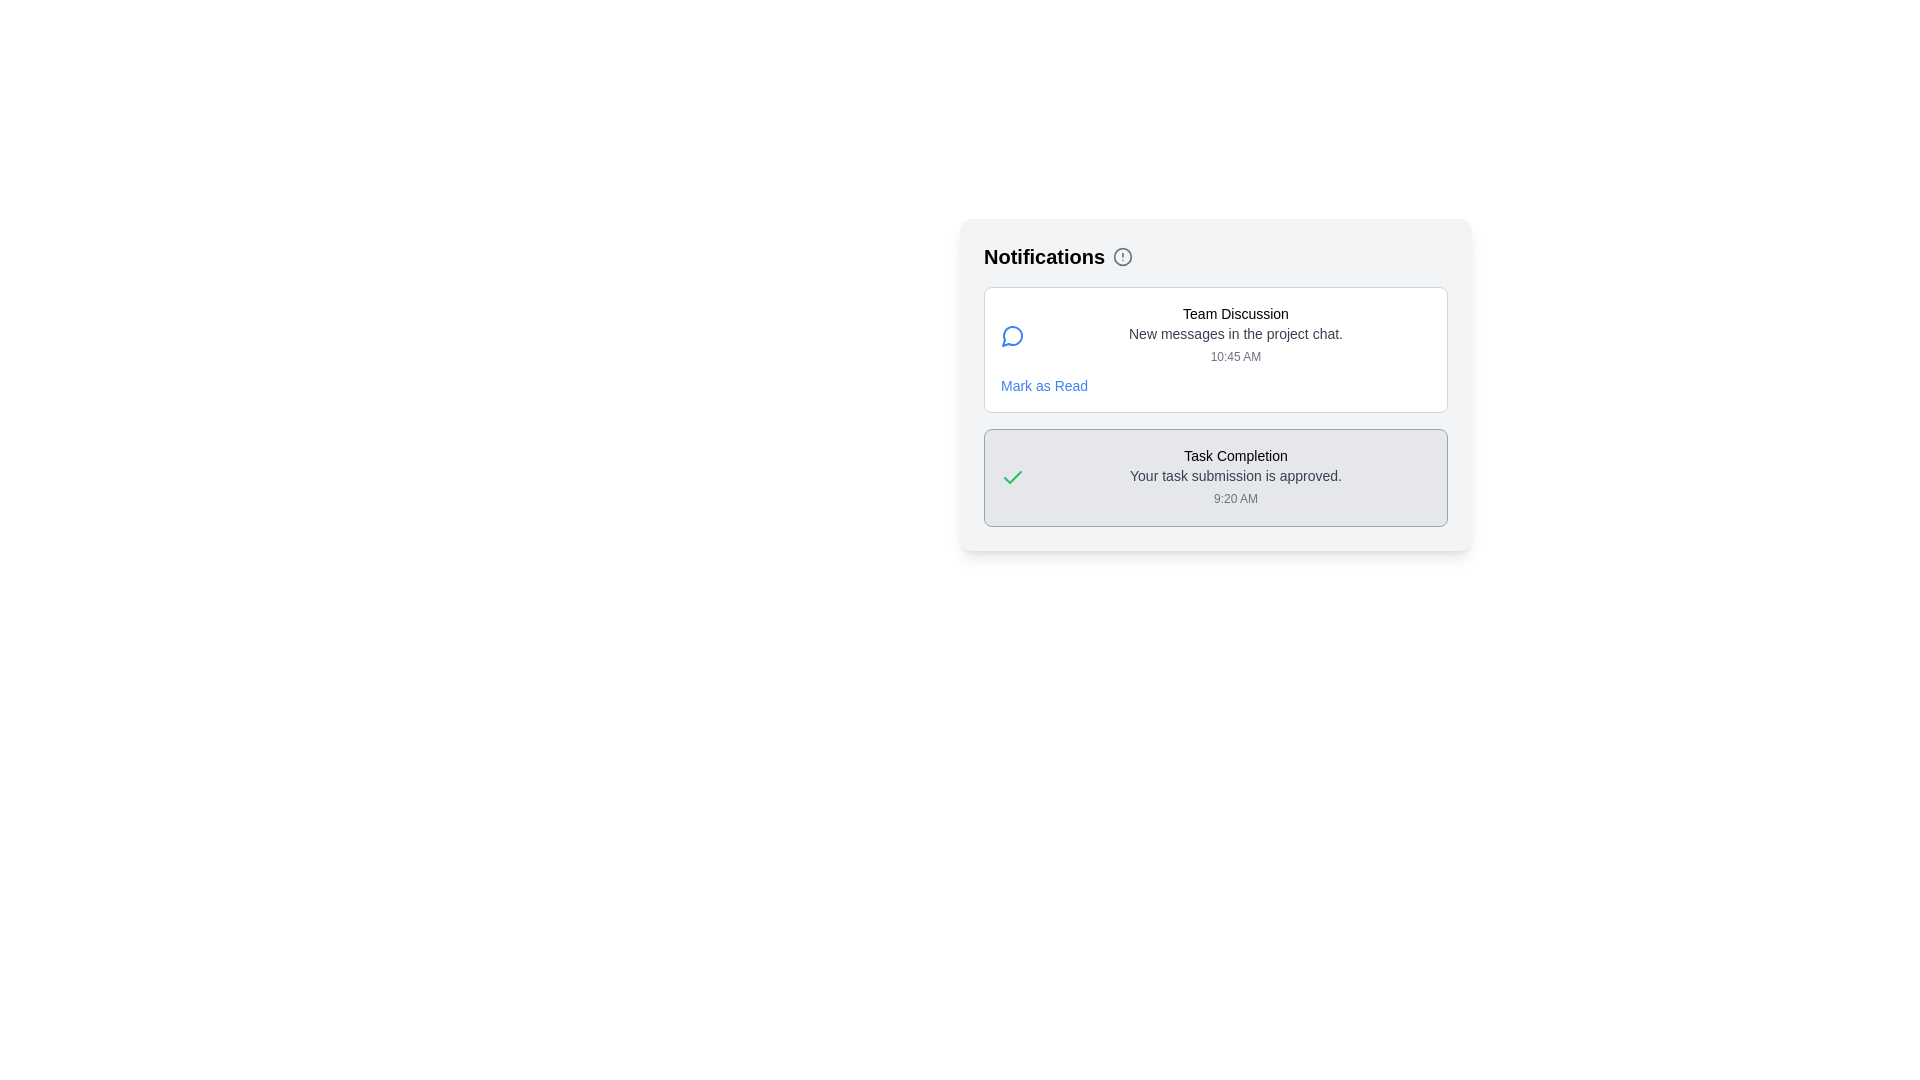 This screenshot has width=1920, height=1080. I want to click on the text label reading 'Task Completion' which is styled in a small font and is positioned within a notification card at the bottom of the 'Notifications' panel, so click(1235, 455).